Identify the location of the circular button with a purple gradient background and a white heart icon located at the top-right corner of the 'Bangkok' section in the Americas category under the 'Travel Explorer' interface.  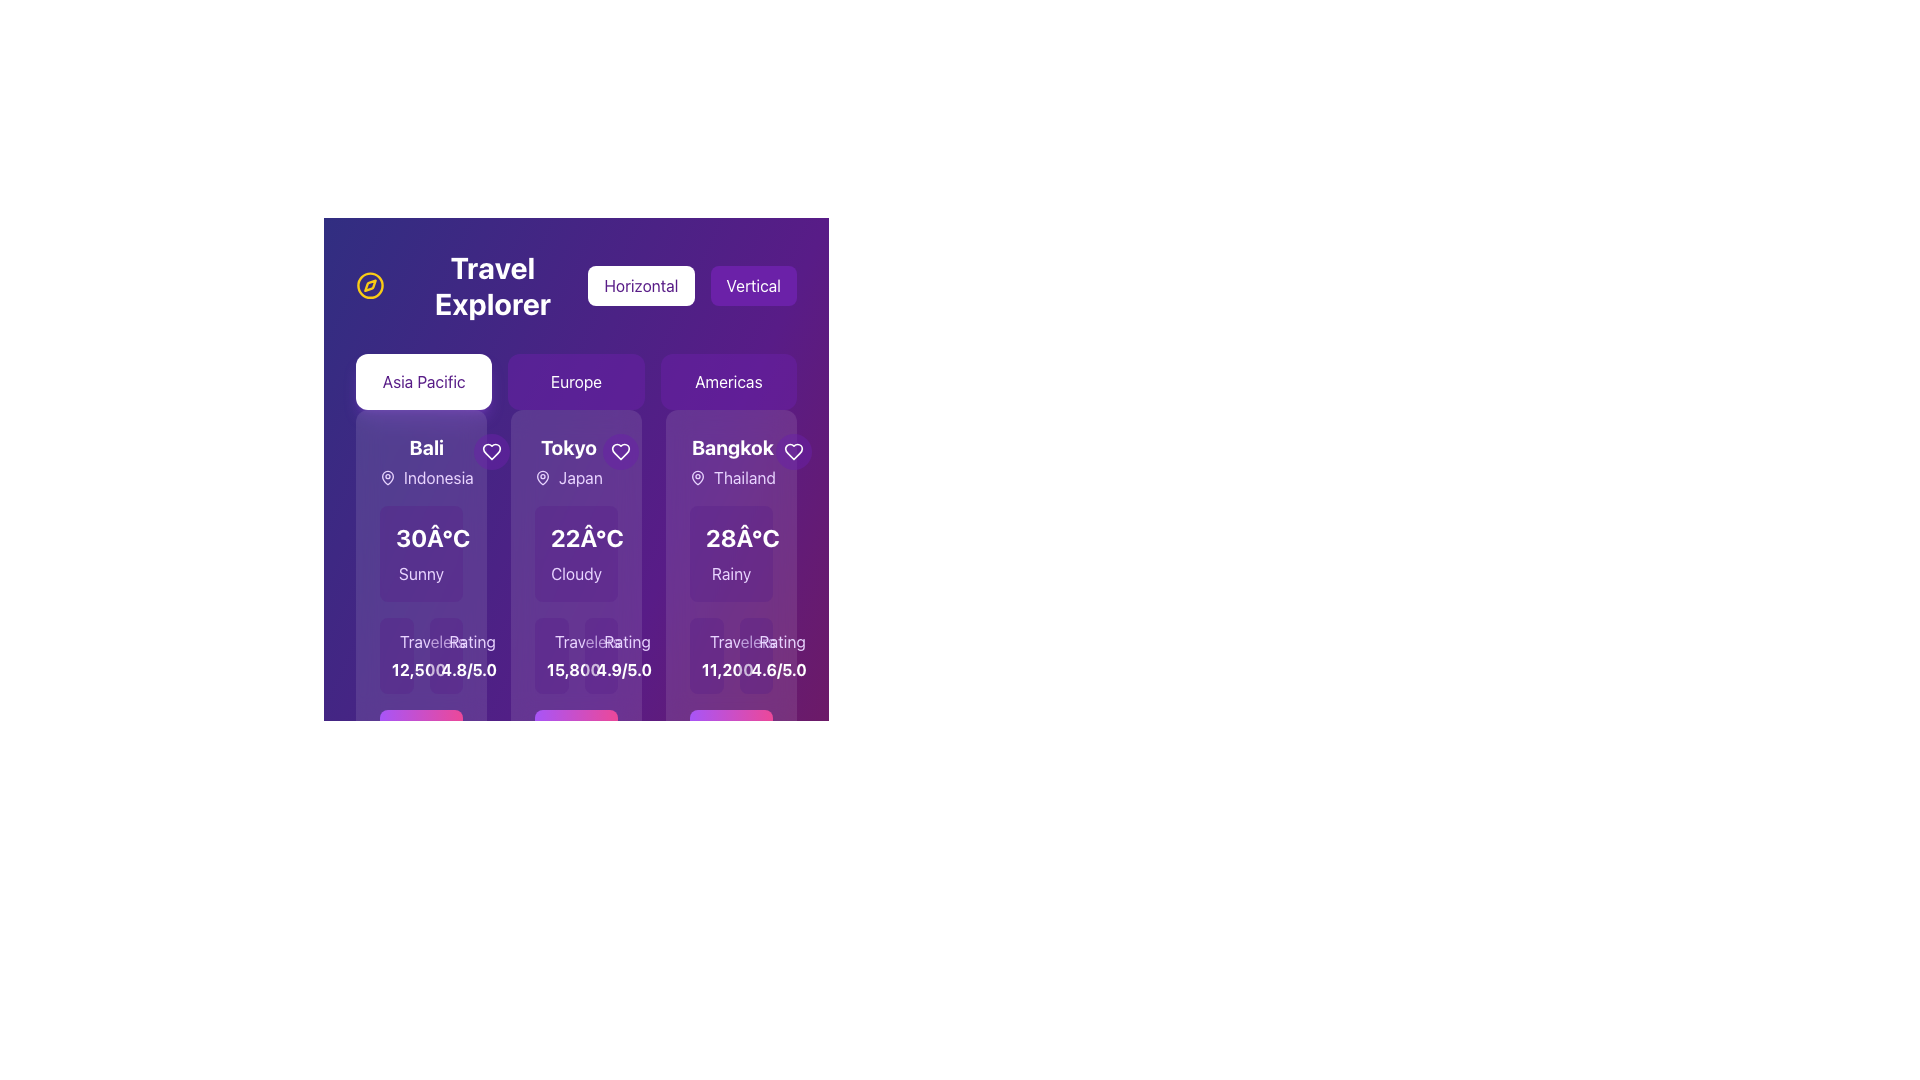
(792, 451).